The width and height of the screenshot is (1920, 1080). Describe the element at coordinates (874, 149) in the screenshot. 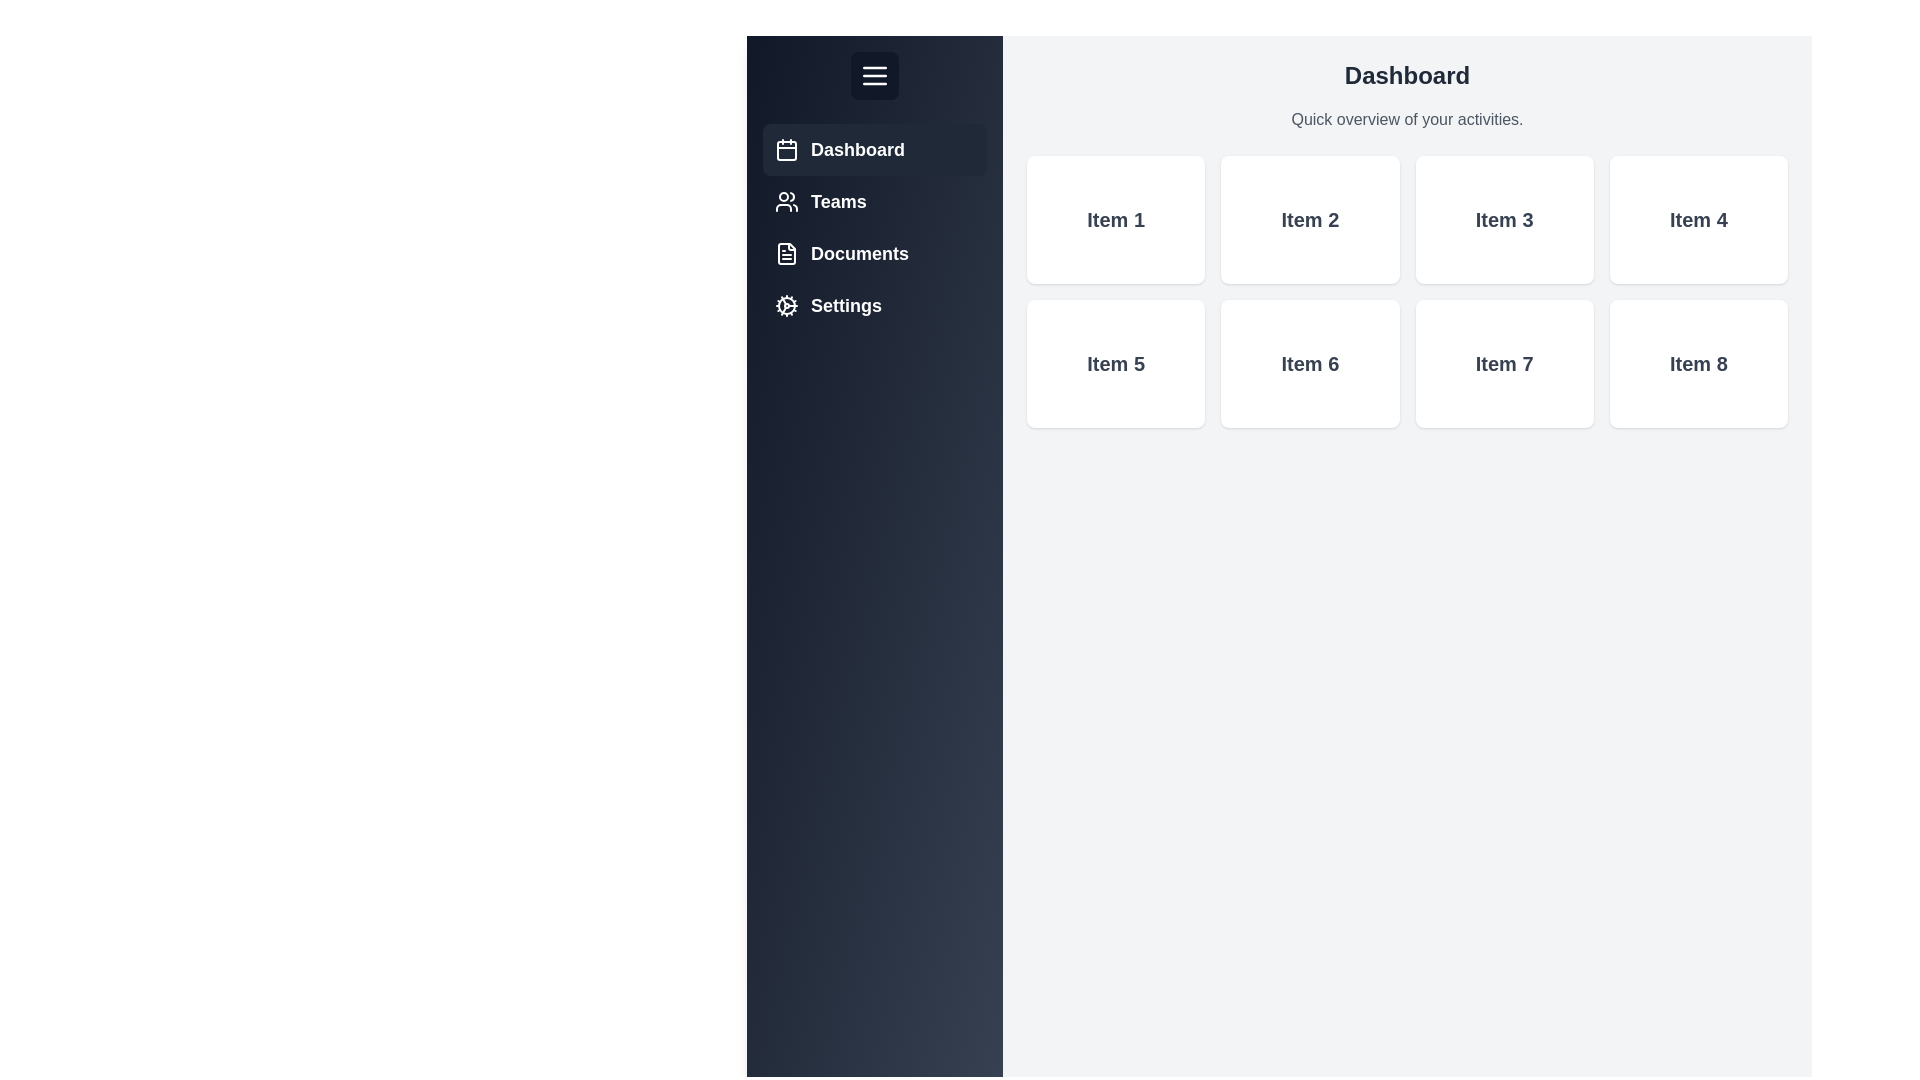

I see `the Dashboard tab from the sidebar menu` at that location.